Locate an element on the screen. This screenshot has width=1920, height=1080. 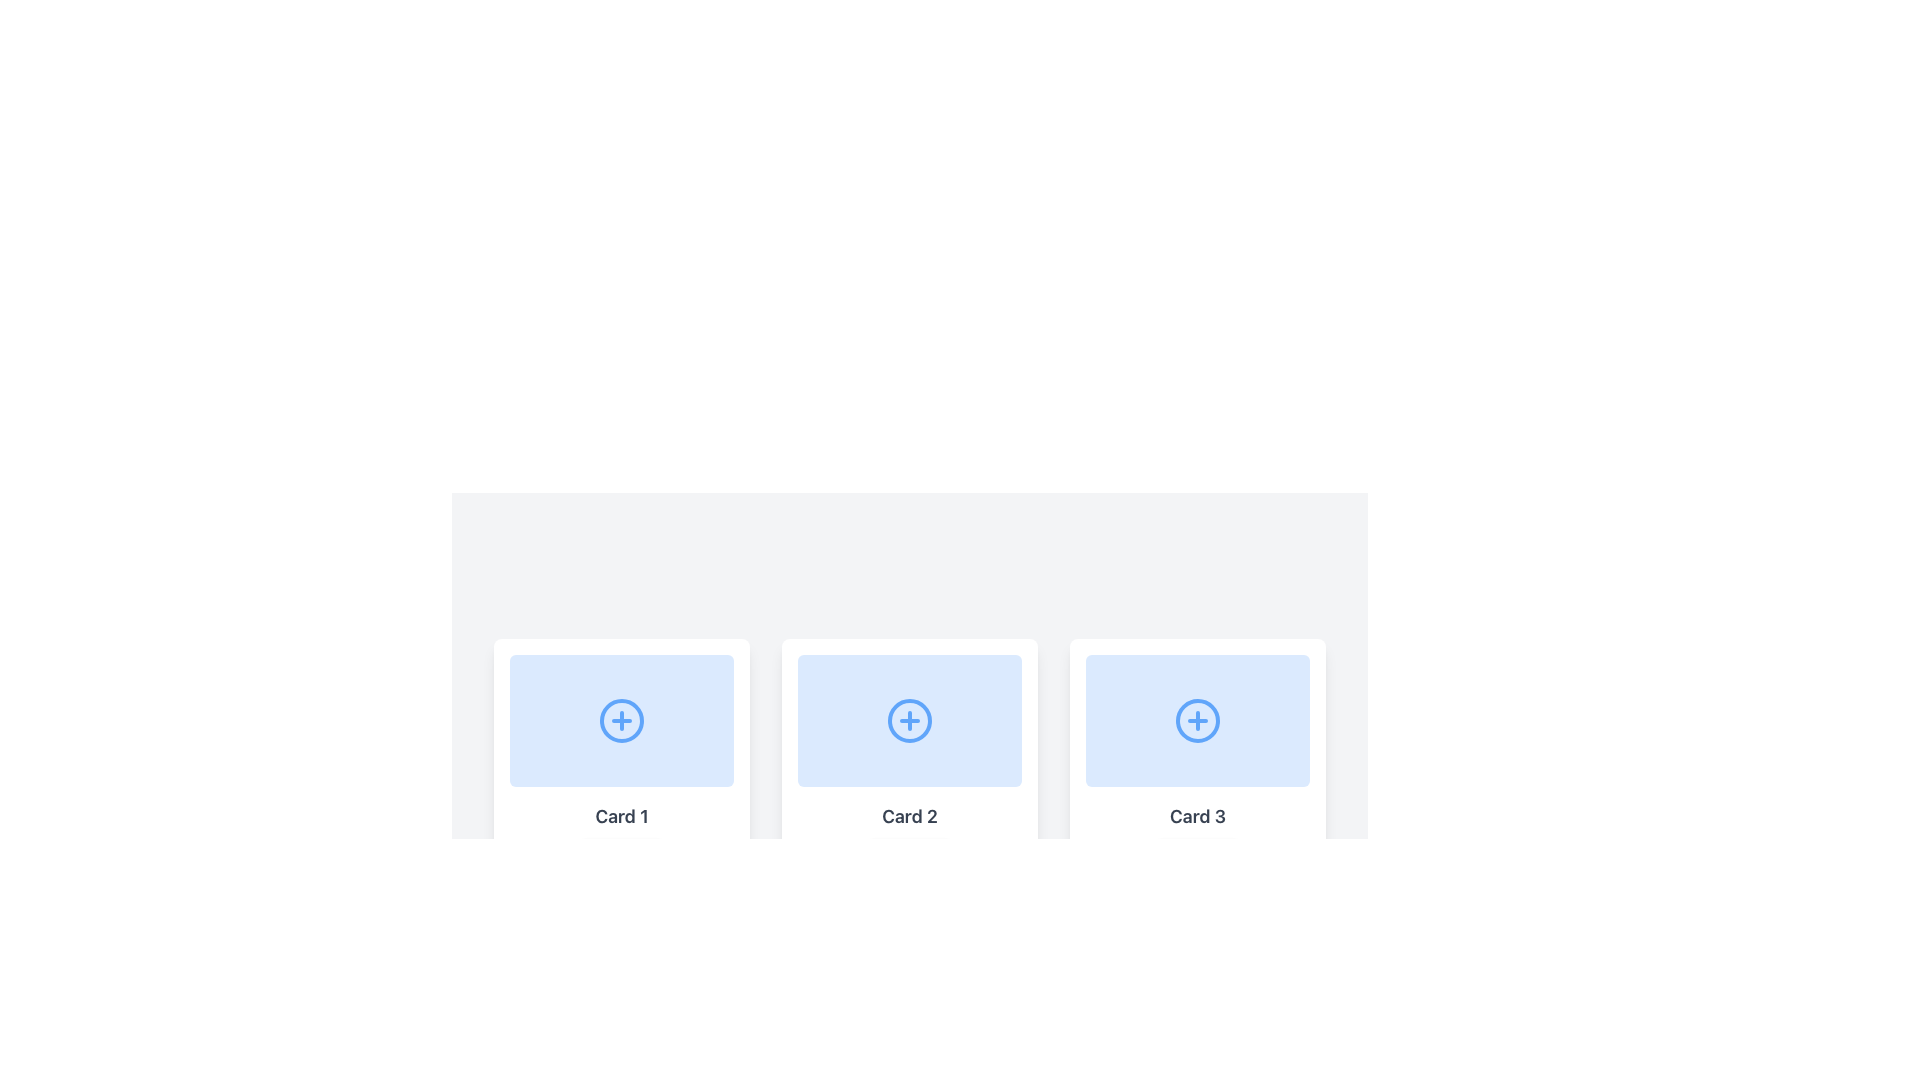
the circular icon button with a blue border and a plus sign (+) symbol in the center is located at coordinates (909, 721).